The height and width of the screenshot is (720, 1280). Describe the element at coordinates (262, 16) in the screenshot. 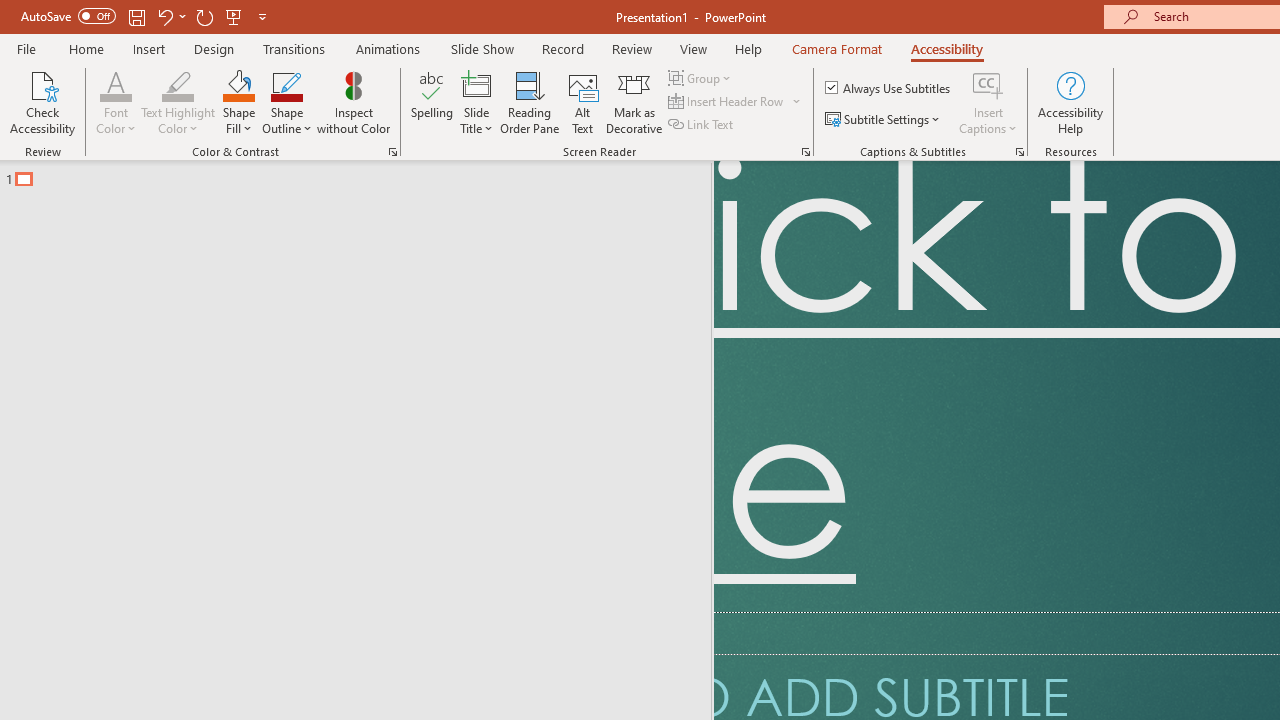

I see `'Customize Quick Access Toolbar'` at that location.